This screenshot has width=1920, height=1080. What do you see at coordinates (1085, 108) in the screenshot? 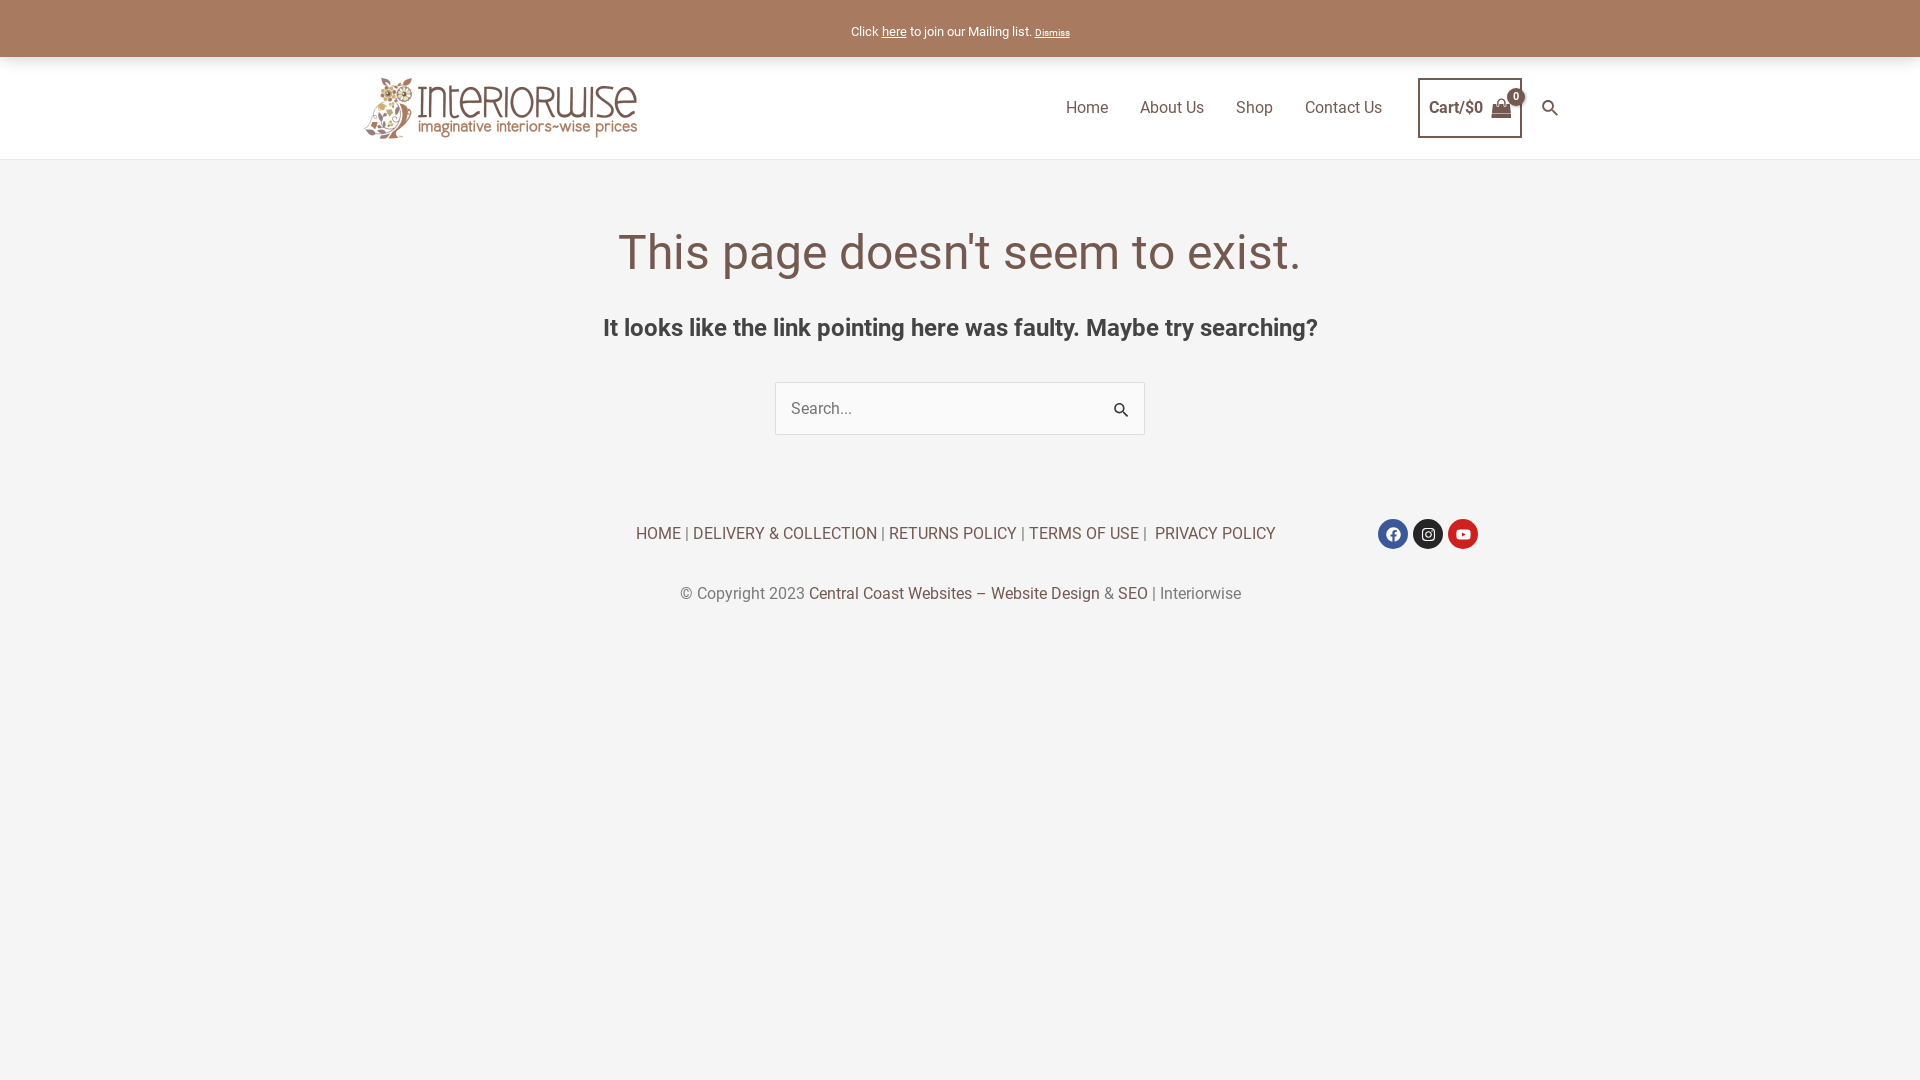
I see `'Home'` at bounding box center [1085, 108].